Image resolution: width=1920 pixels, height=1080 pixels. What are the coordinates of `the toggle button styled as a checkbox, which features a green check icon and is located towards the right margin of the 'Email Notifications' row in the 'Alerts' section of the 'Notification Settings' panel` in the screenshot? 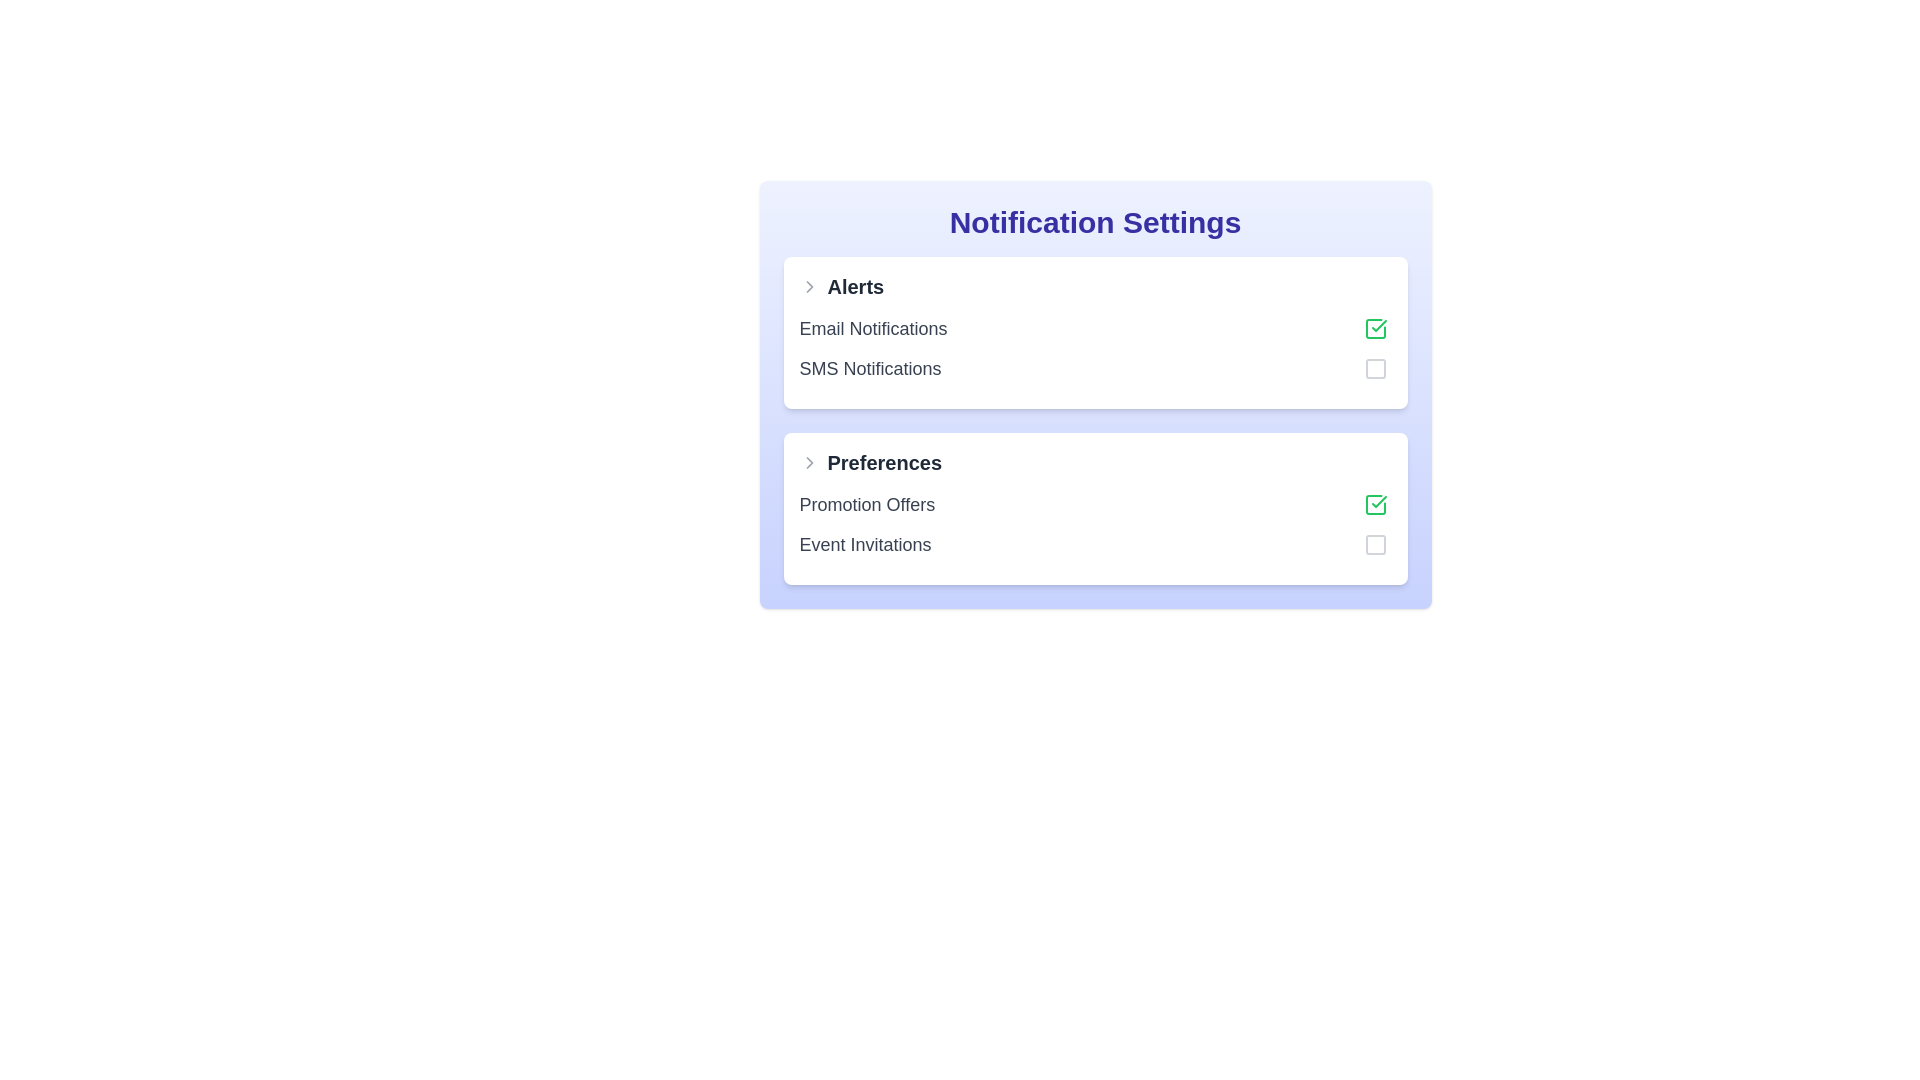 It's located at (1374, 327).